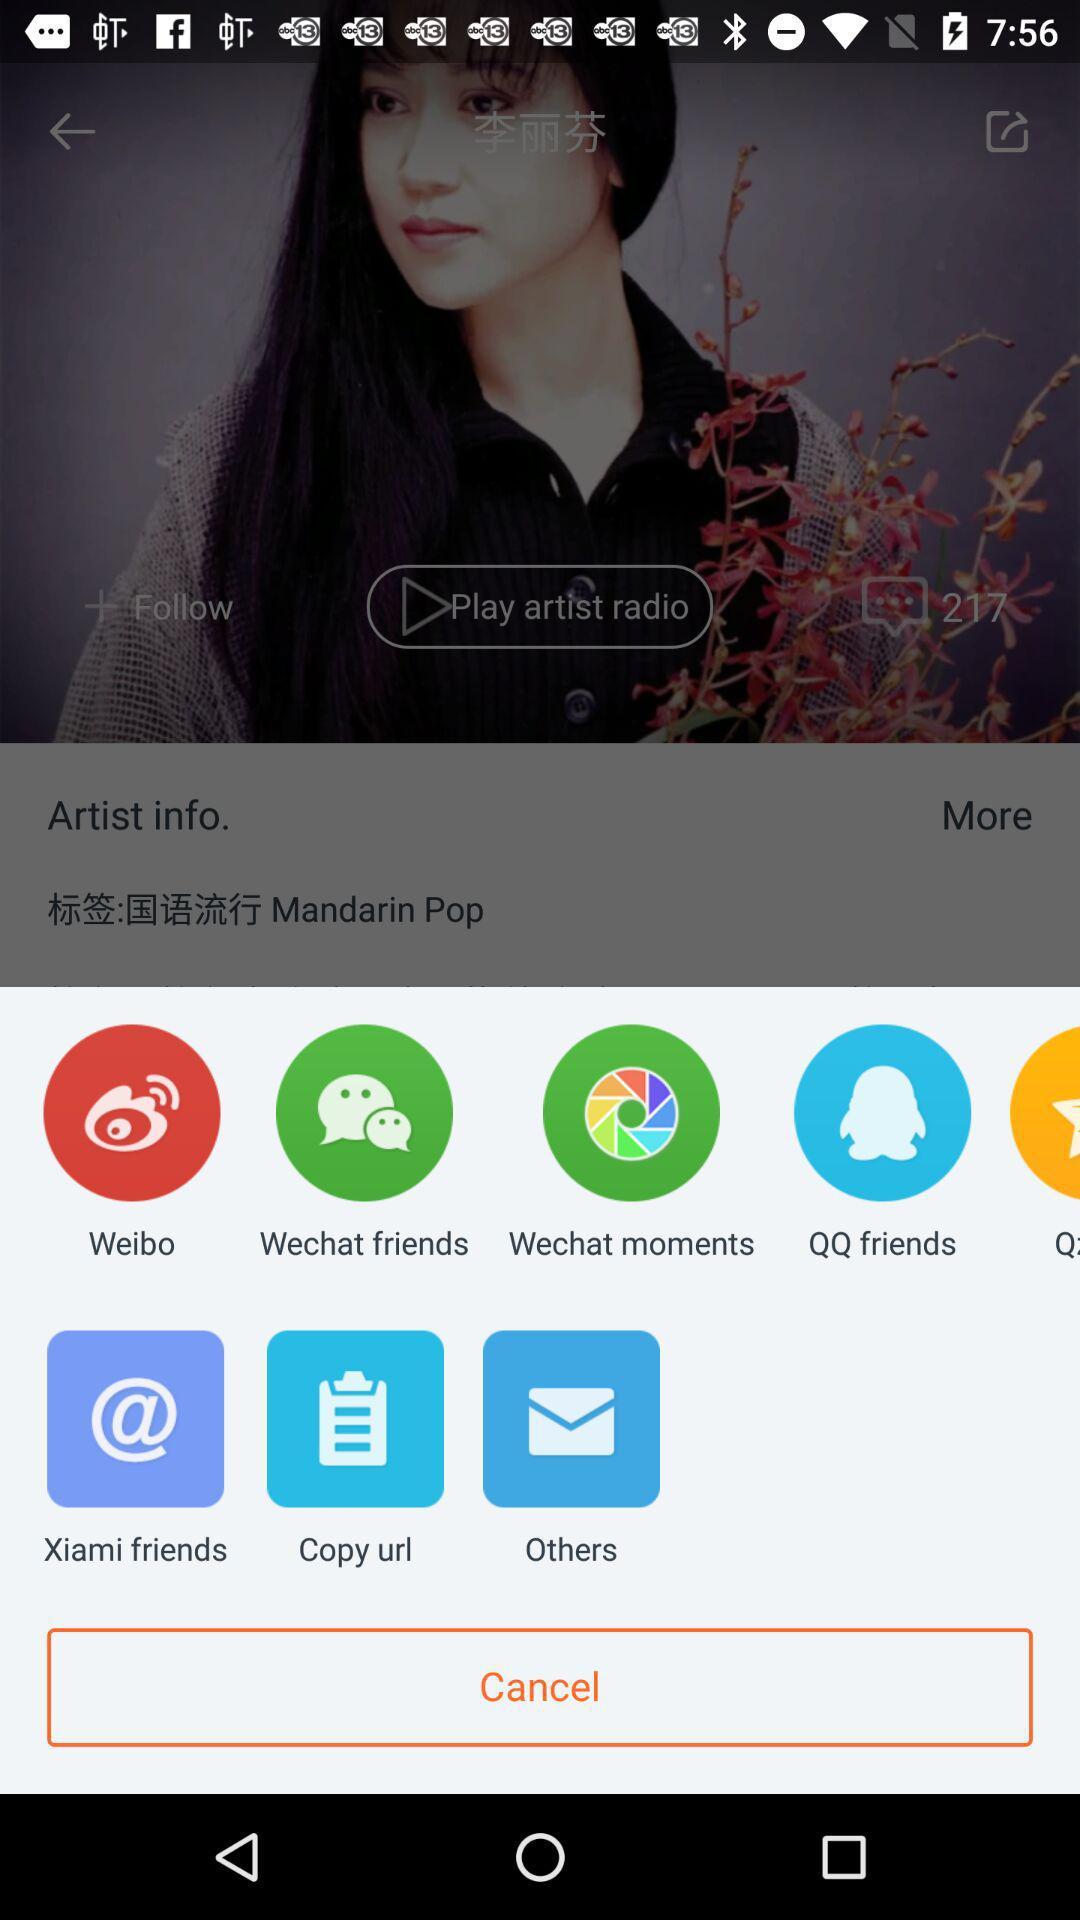 This screenshot has height=1920, width=1080. What do you see at coordinates (131, 1144) in the screenshot?
I see `the icon on the left` at bounding box center [131, 1144].